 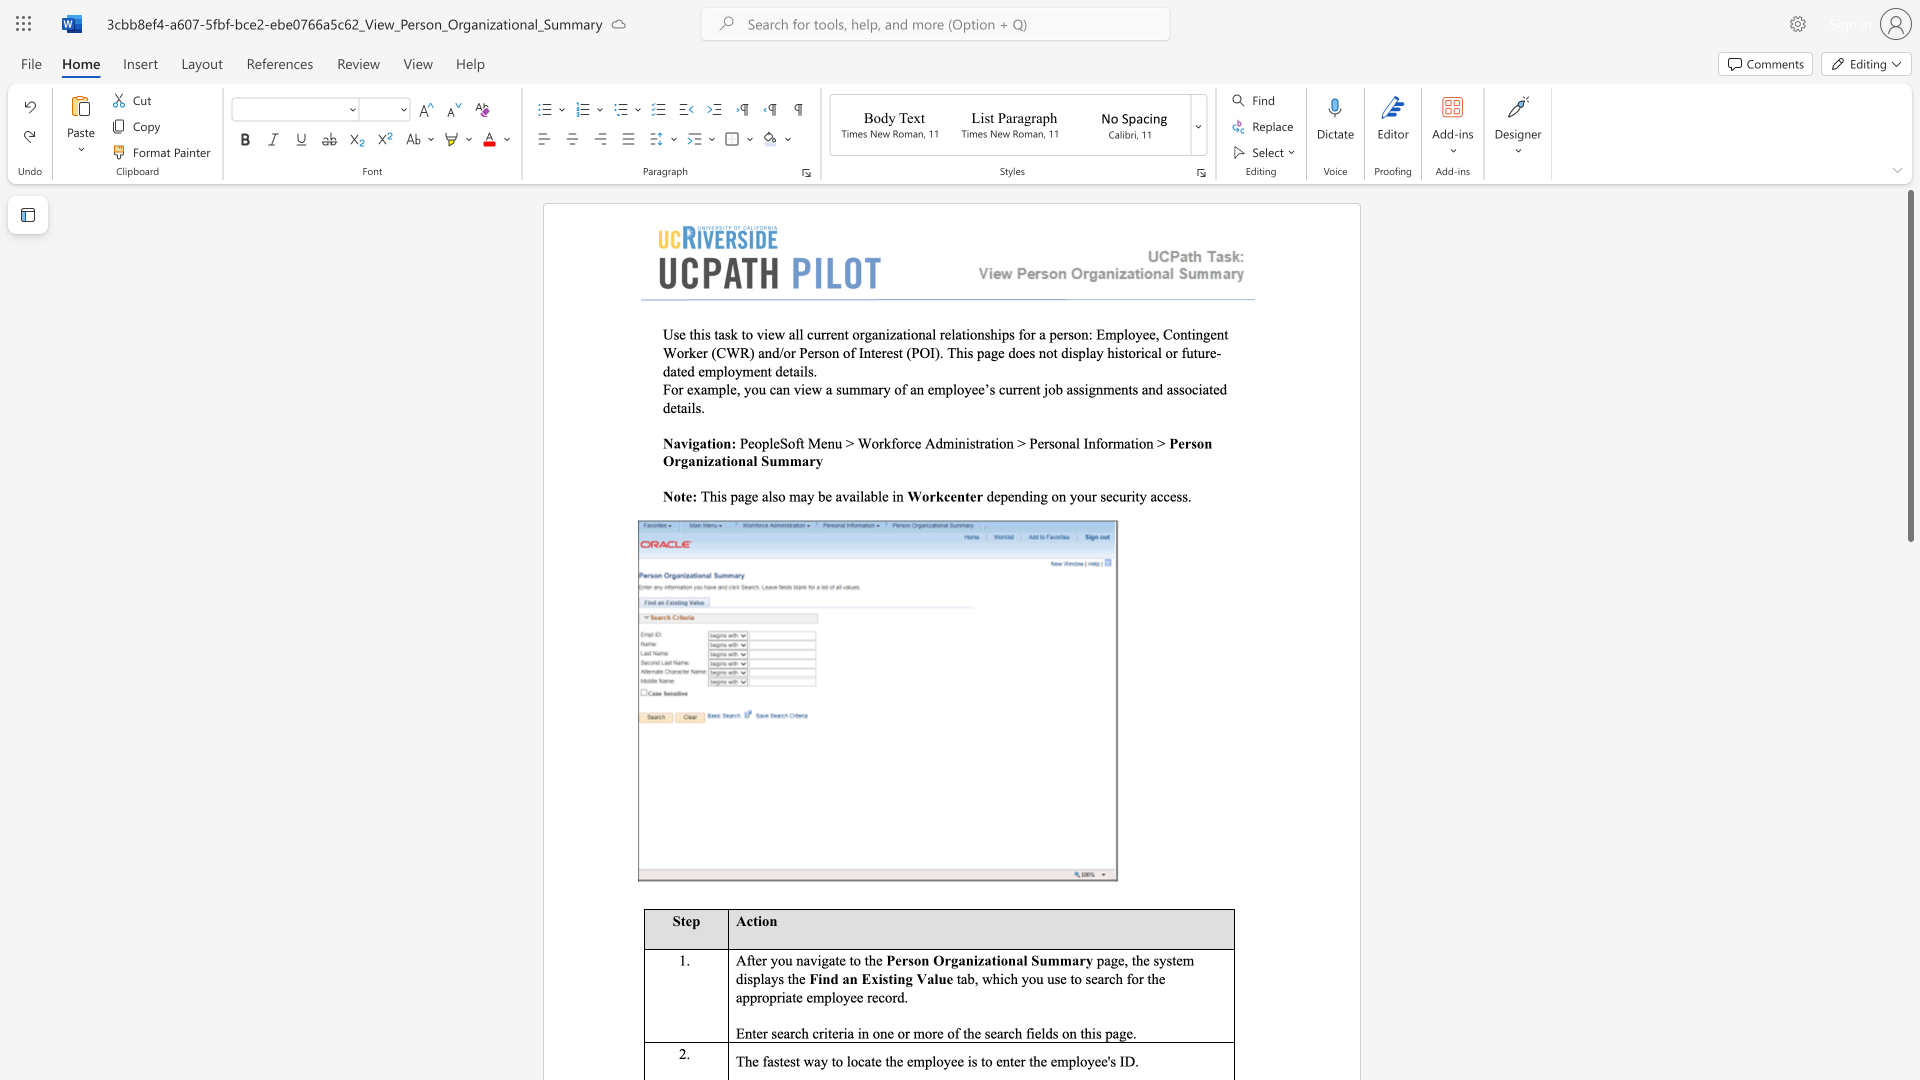 I want to click on the subset text "criteria in one or more of the" within the text "Enter search criteria in one or more of the search fields on this page.", so click(x=812, y=1033).